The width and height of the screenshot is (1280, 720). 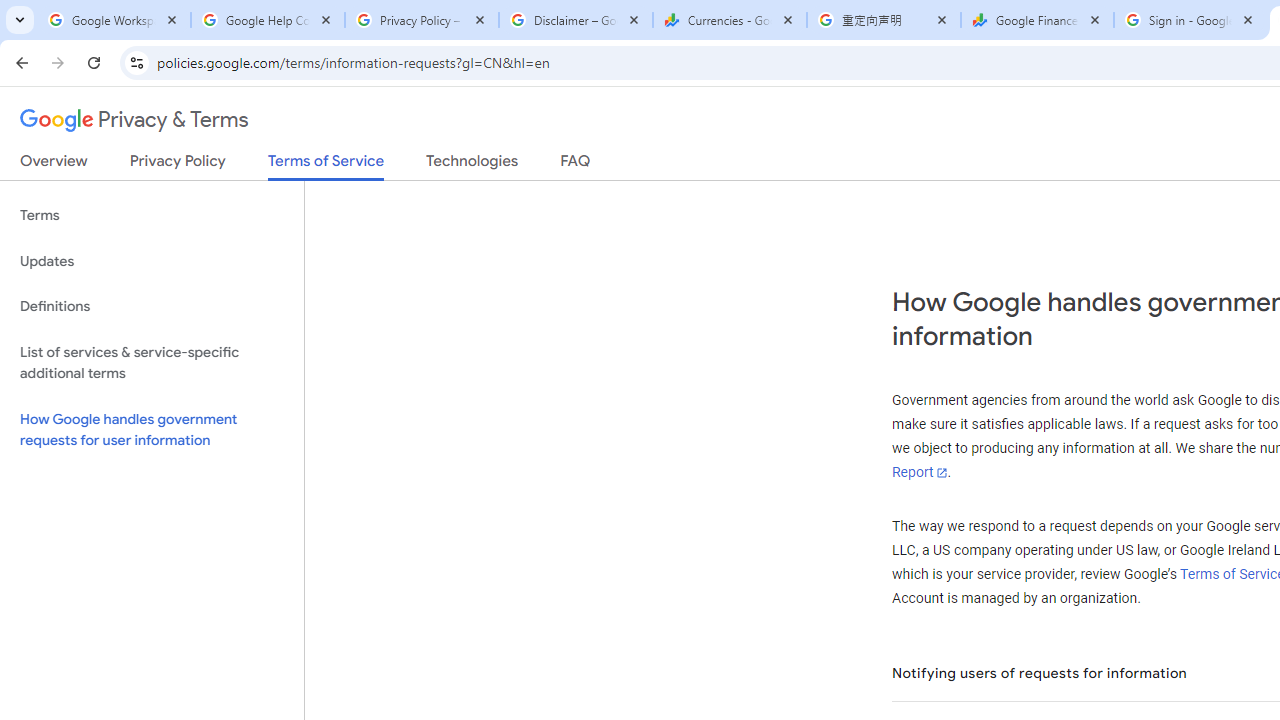 I want to click on 'Currencies - Google Finance', so click(x=729, y=20).